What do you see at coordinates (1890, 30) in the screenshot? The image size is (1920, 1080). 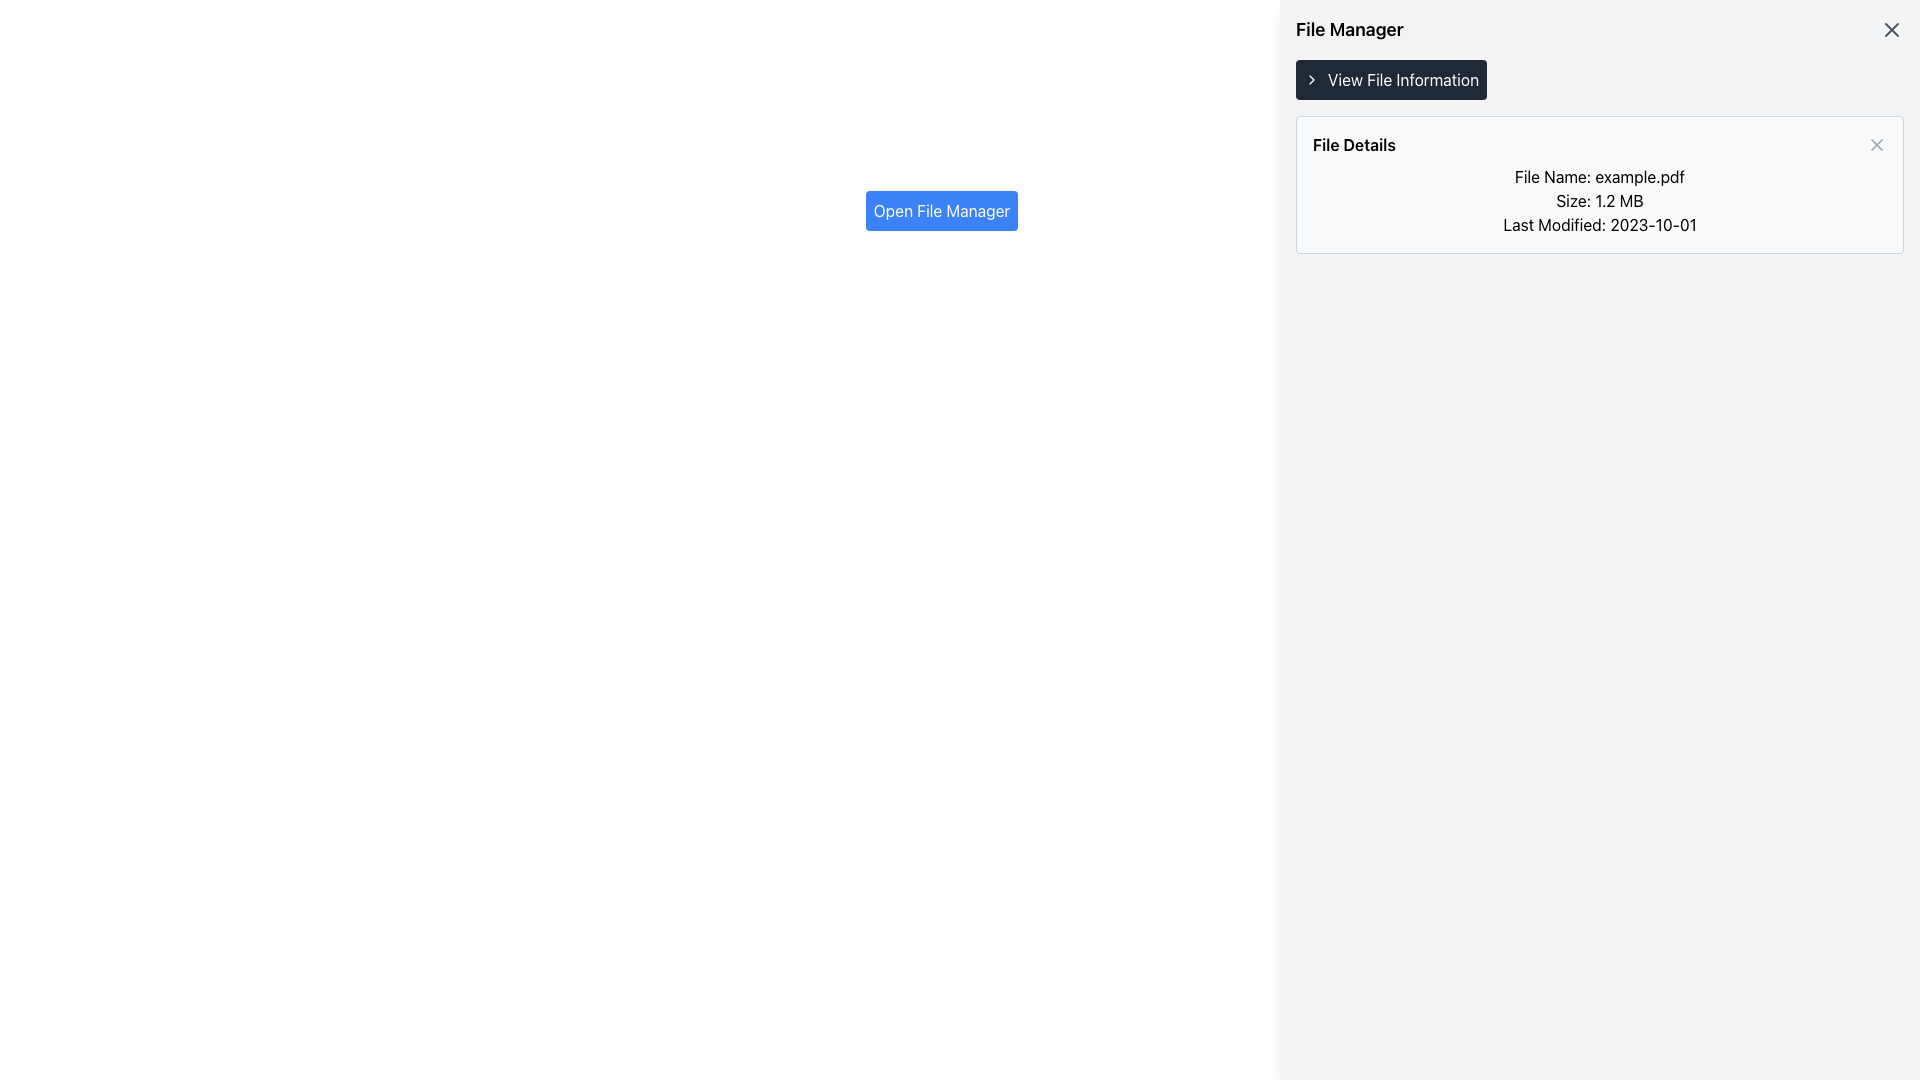 I see `the close button located at the top right corner of the File Manager panel` at bounding box center [1890, 30].